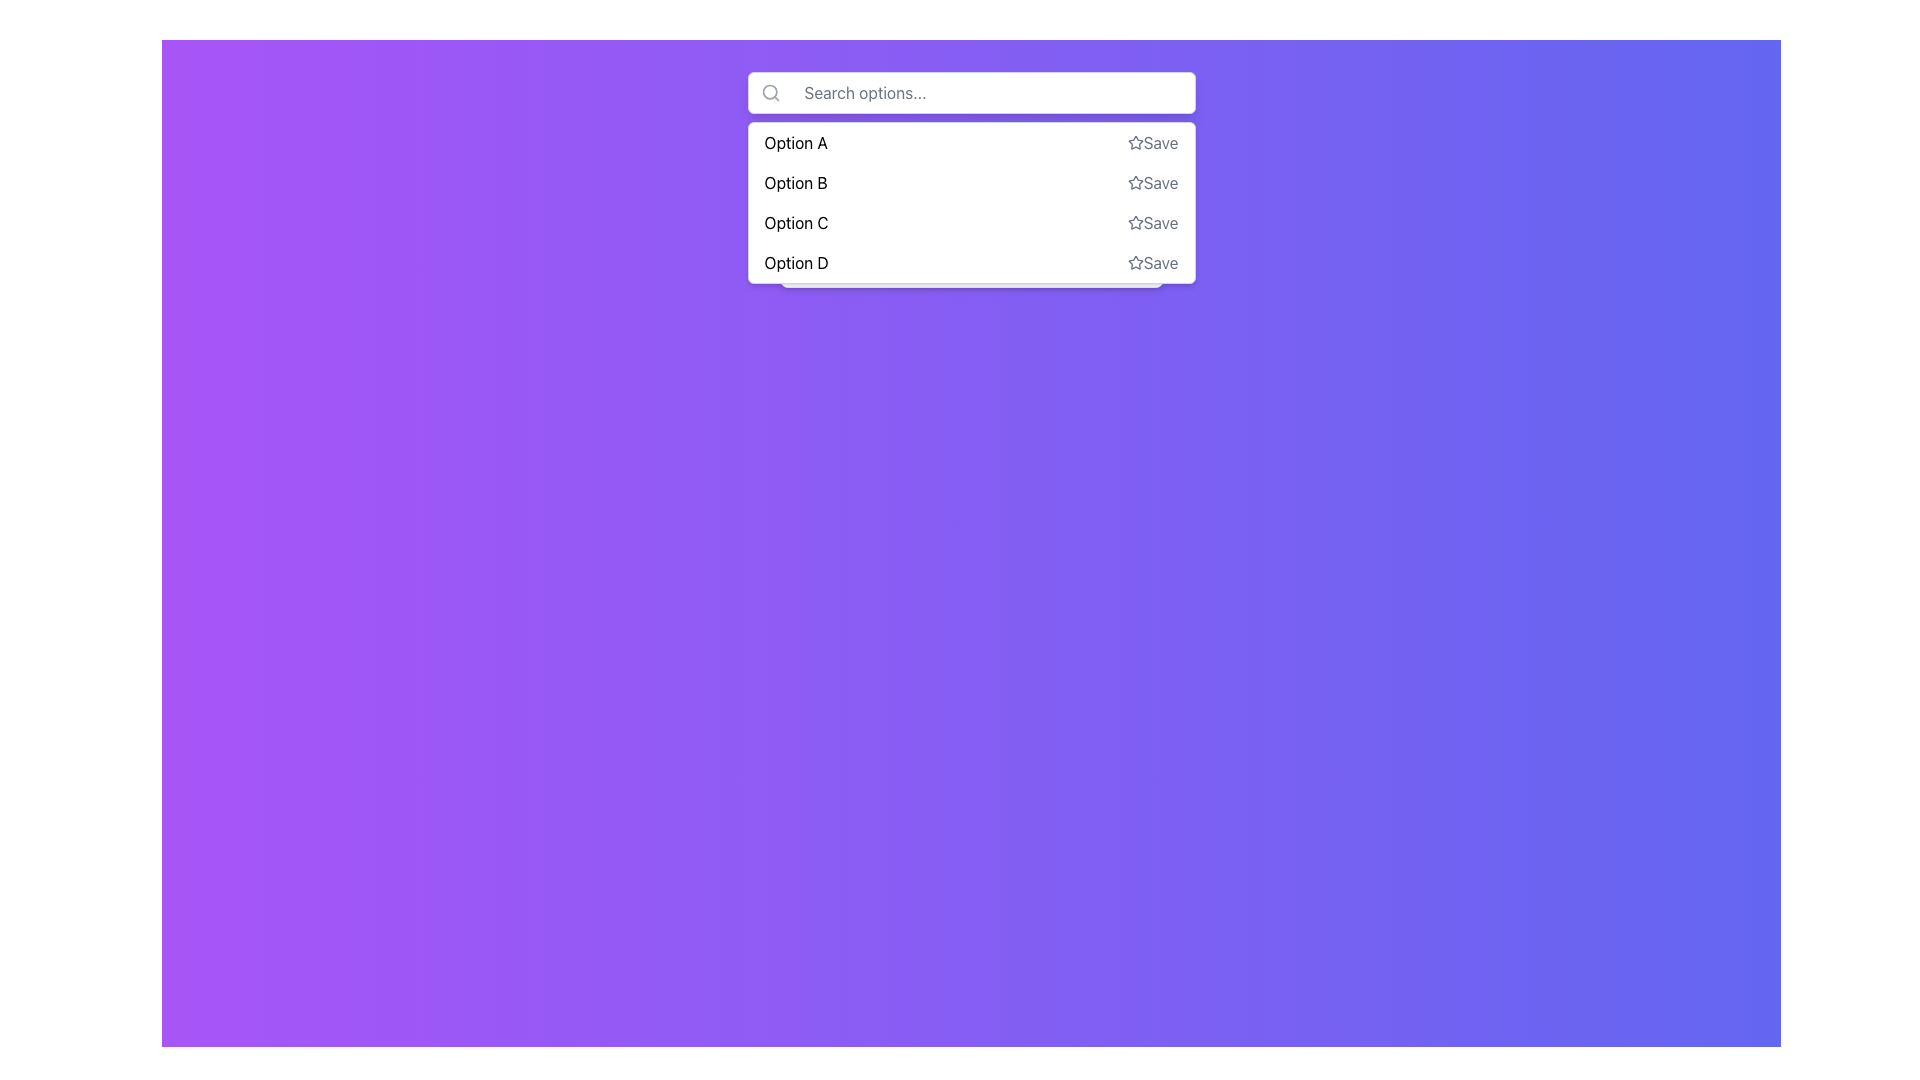 The height and width of the screenshot is (1080, 1920). Describe the element at coordinates (1152, 182) in the screenshot. I see `the 'Save' button, which is a light gray text label that changes to indigo on hover, located to the right of a star-shaped icon under 'Option B.'` at that location.